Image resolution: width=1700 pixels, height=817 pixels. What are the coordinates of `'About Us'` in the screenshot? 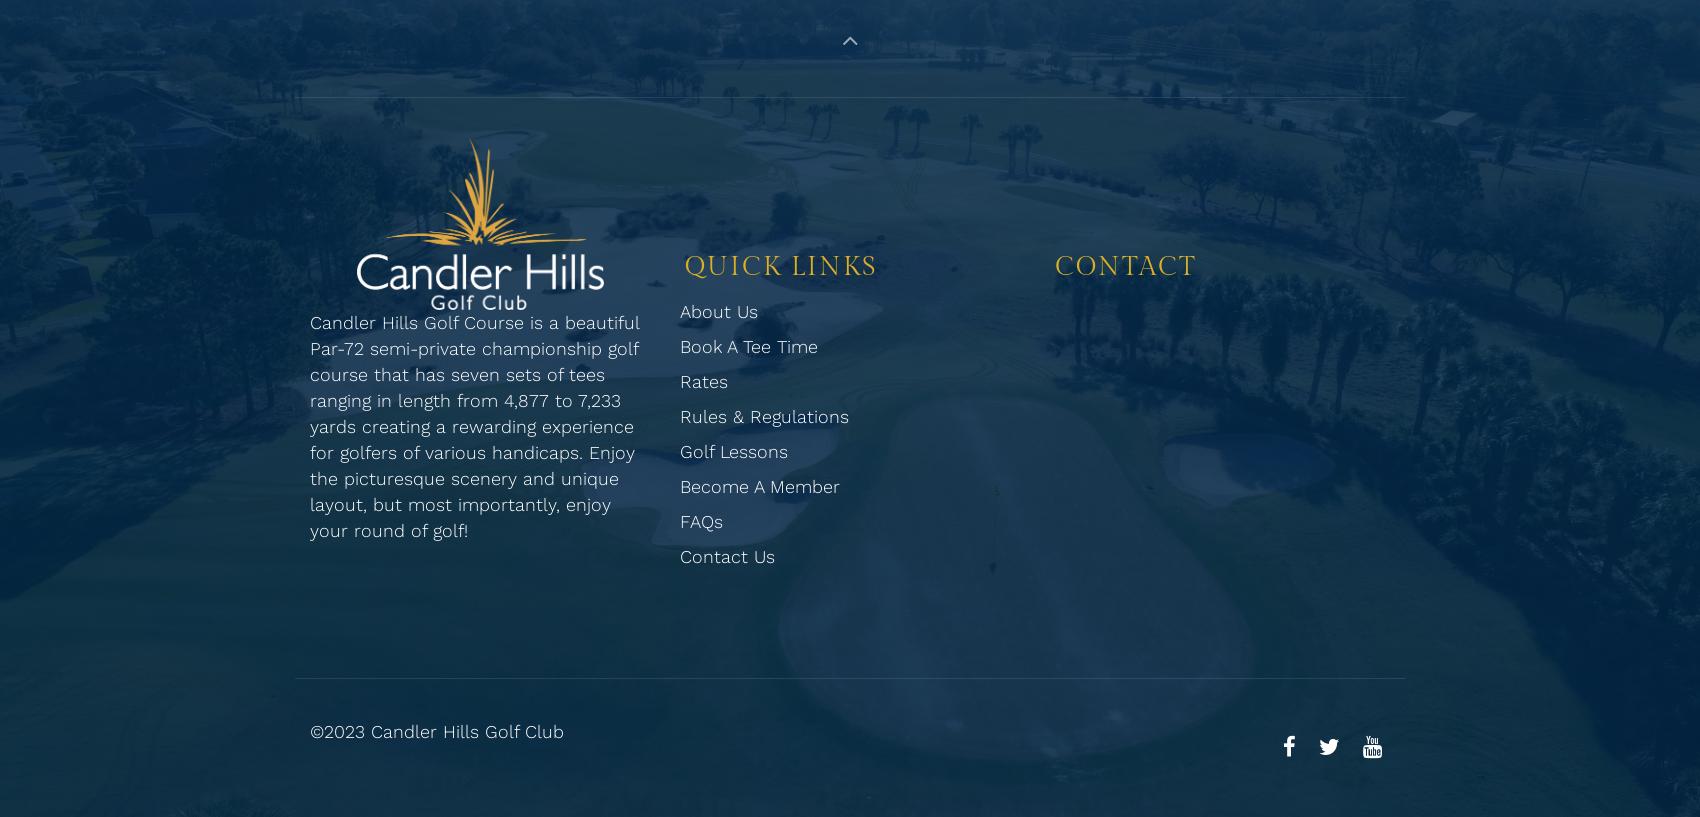 It's located at (680, 310).